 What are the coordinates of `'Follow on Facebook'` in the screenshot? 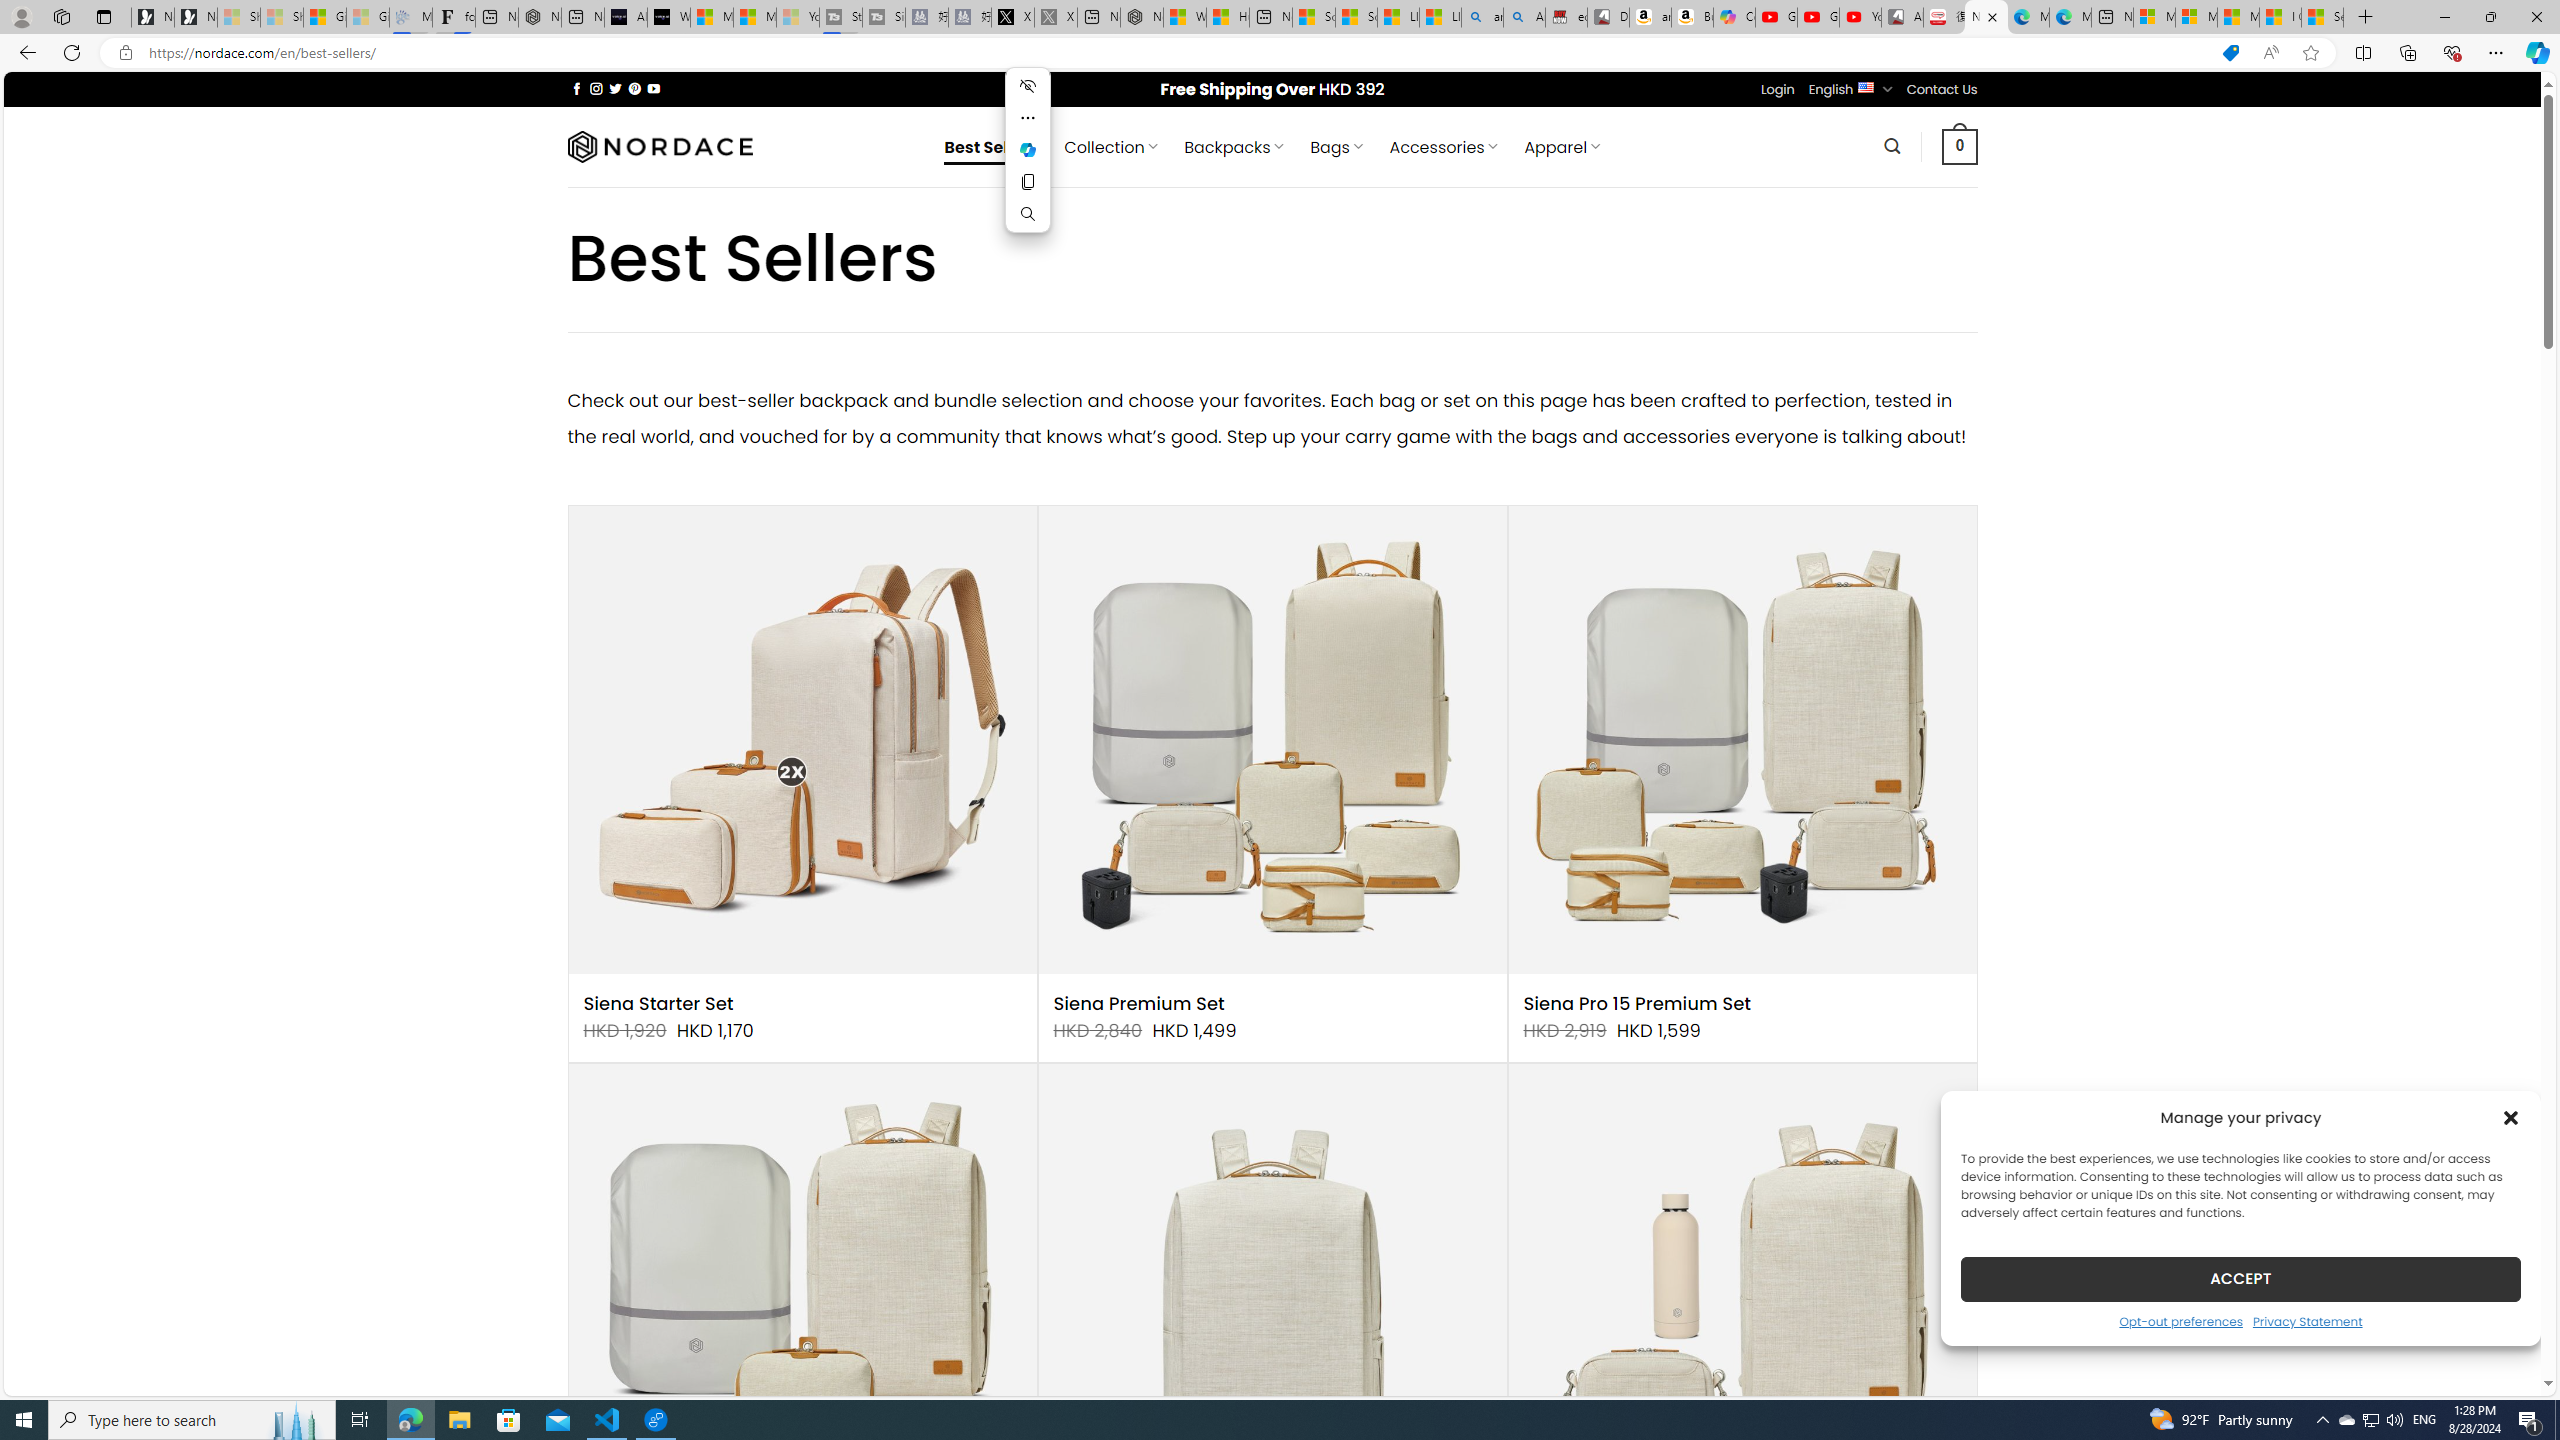 It's located at (576, 88).